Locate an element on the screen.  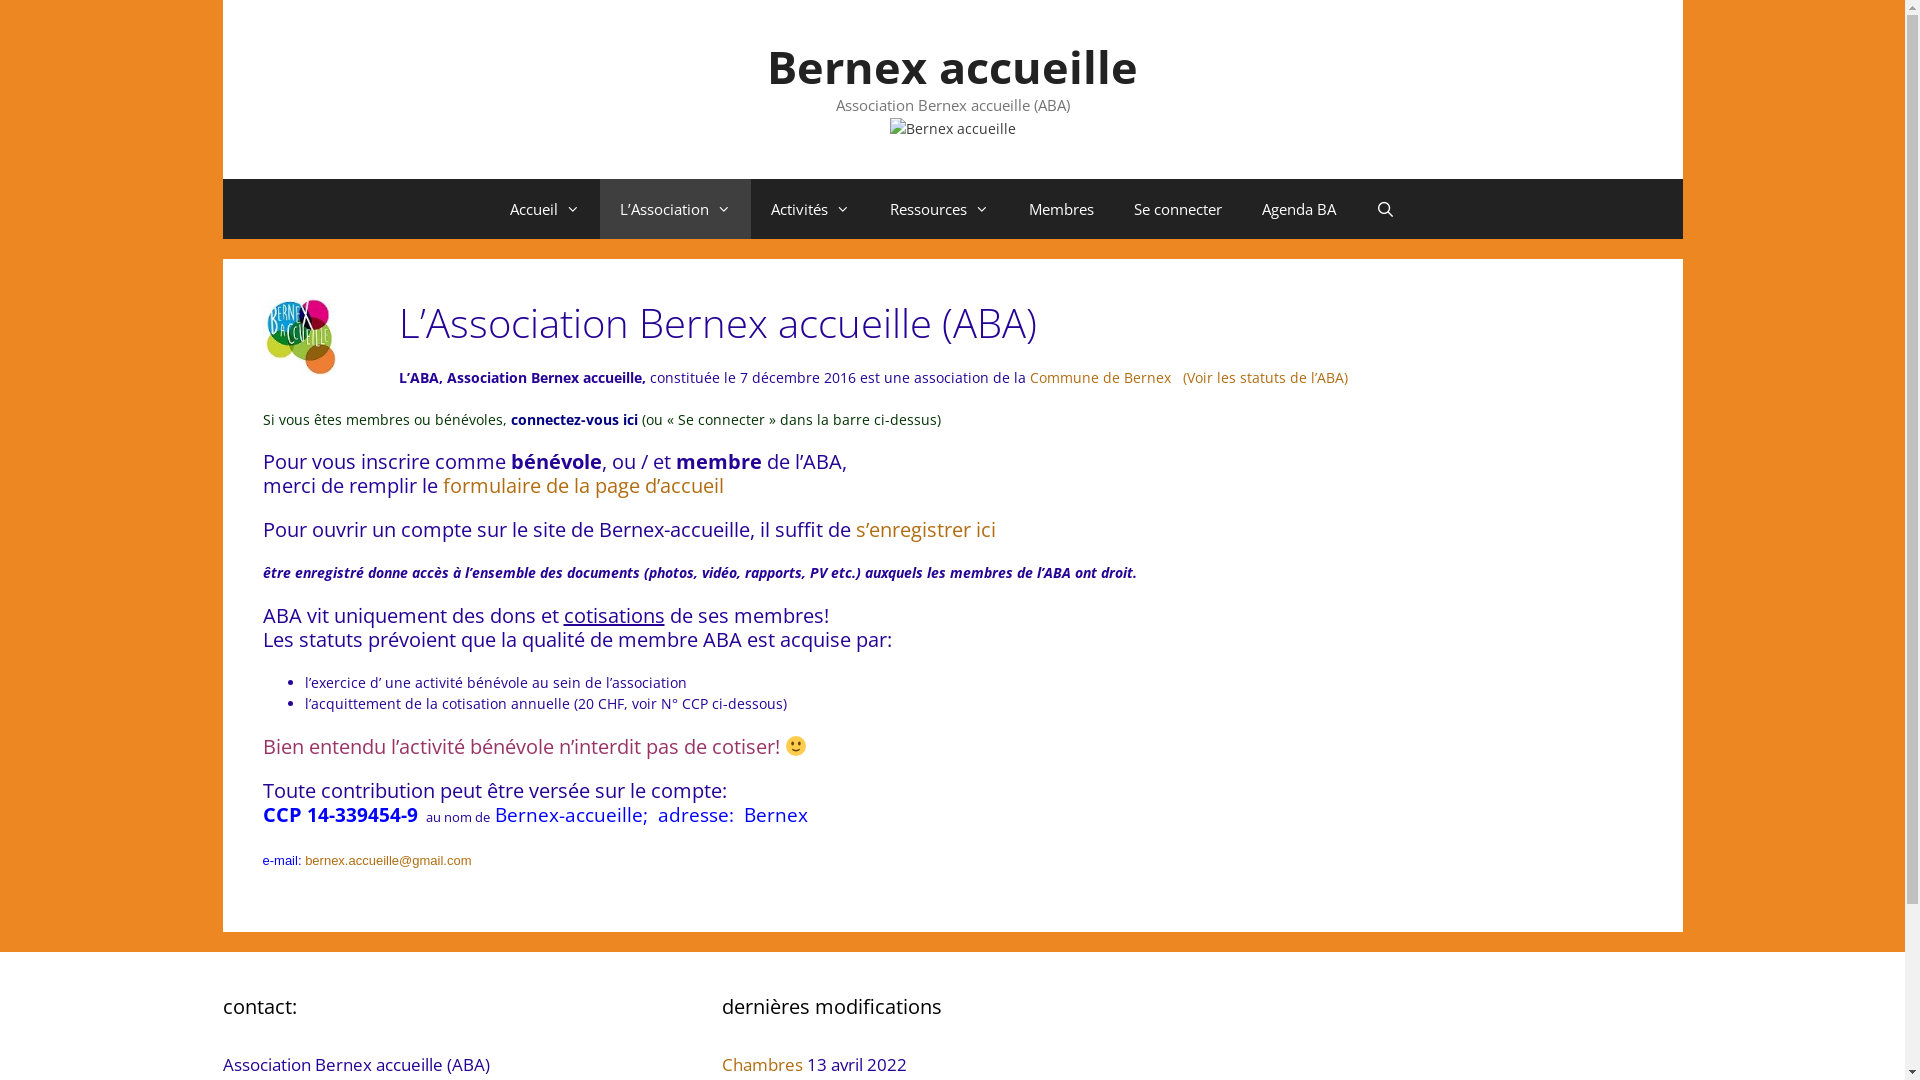
'Ressources' is located at coordinates (938, 208).